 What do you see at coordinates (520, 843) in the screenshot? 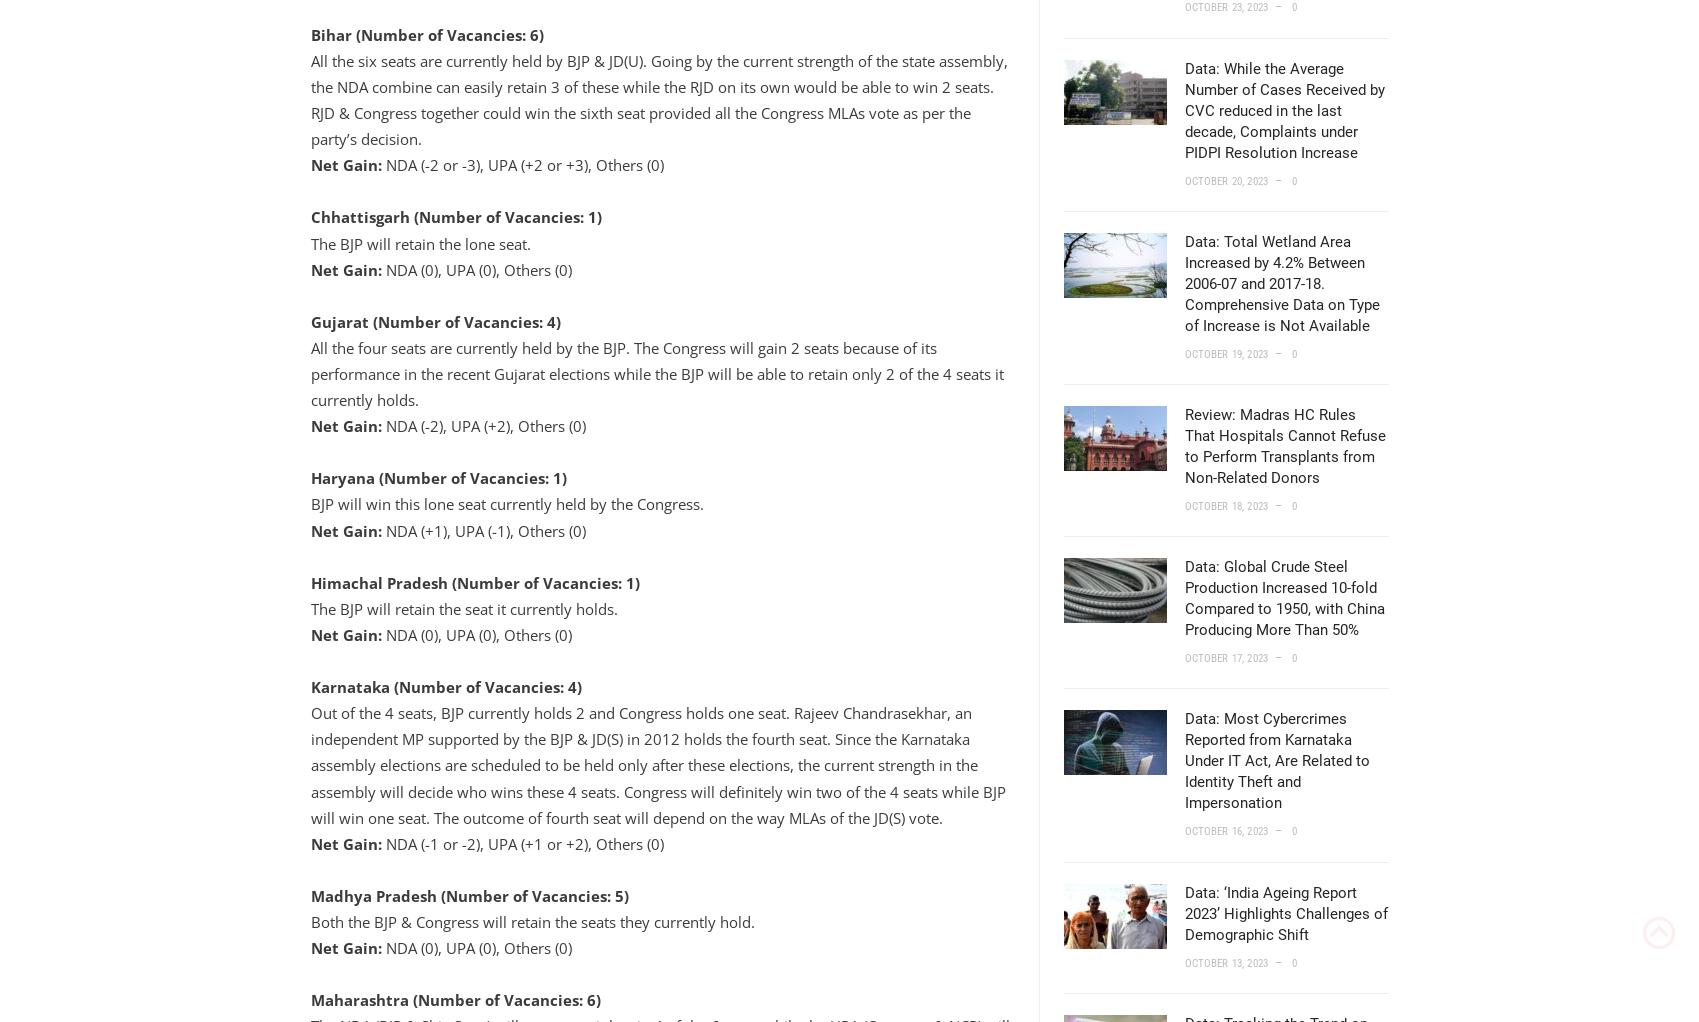
I see `'NDA (-1 or -2), UPA (+1 or +2), Others (0)'` at bounding box center [520, 843].